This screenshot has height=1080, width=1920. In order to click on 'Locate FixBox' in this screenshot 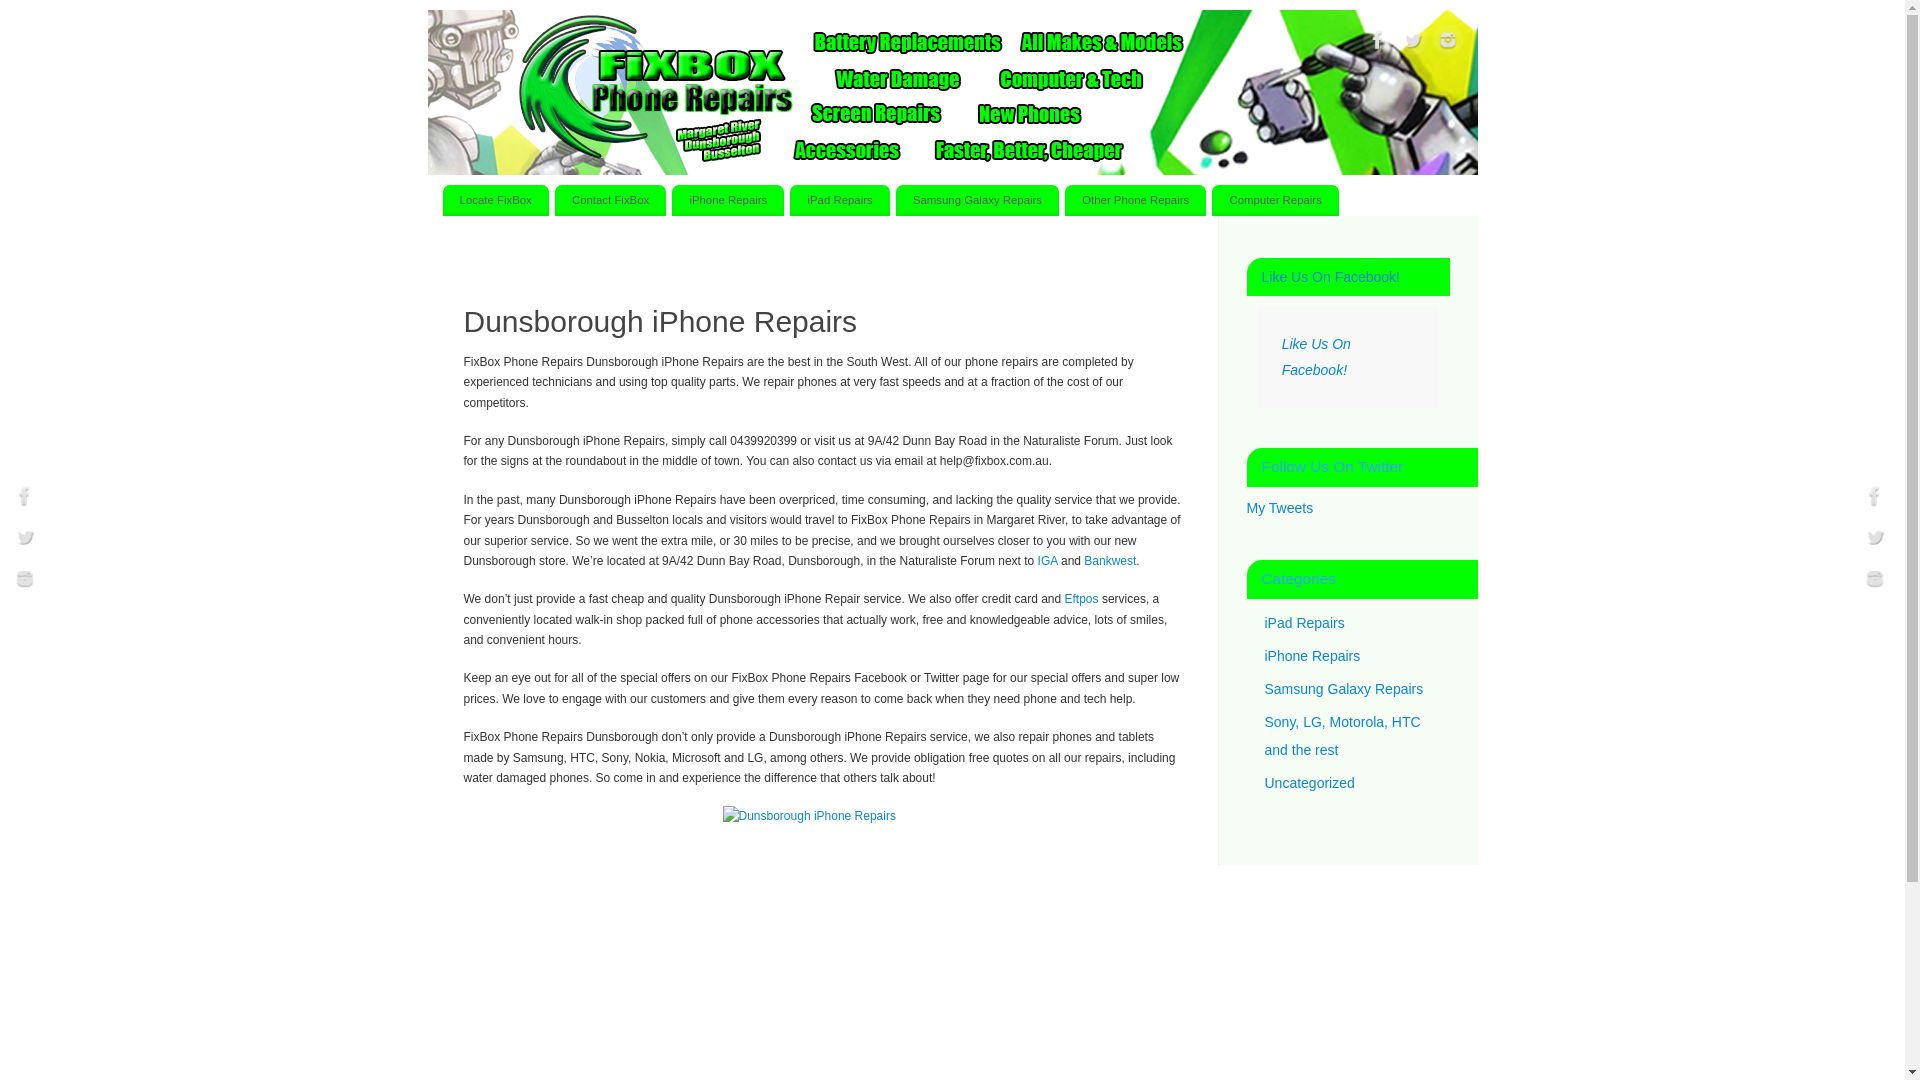, I will do `click(440, 200)`.